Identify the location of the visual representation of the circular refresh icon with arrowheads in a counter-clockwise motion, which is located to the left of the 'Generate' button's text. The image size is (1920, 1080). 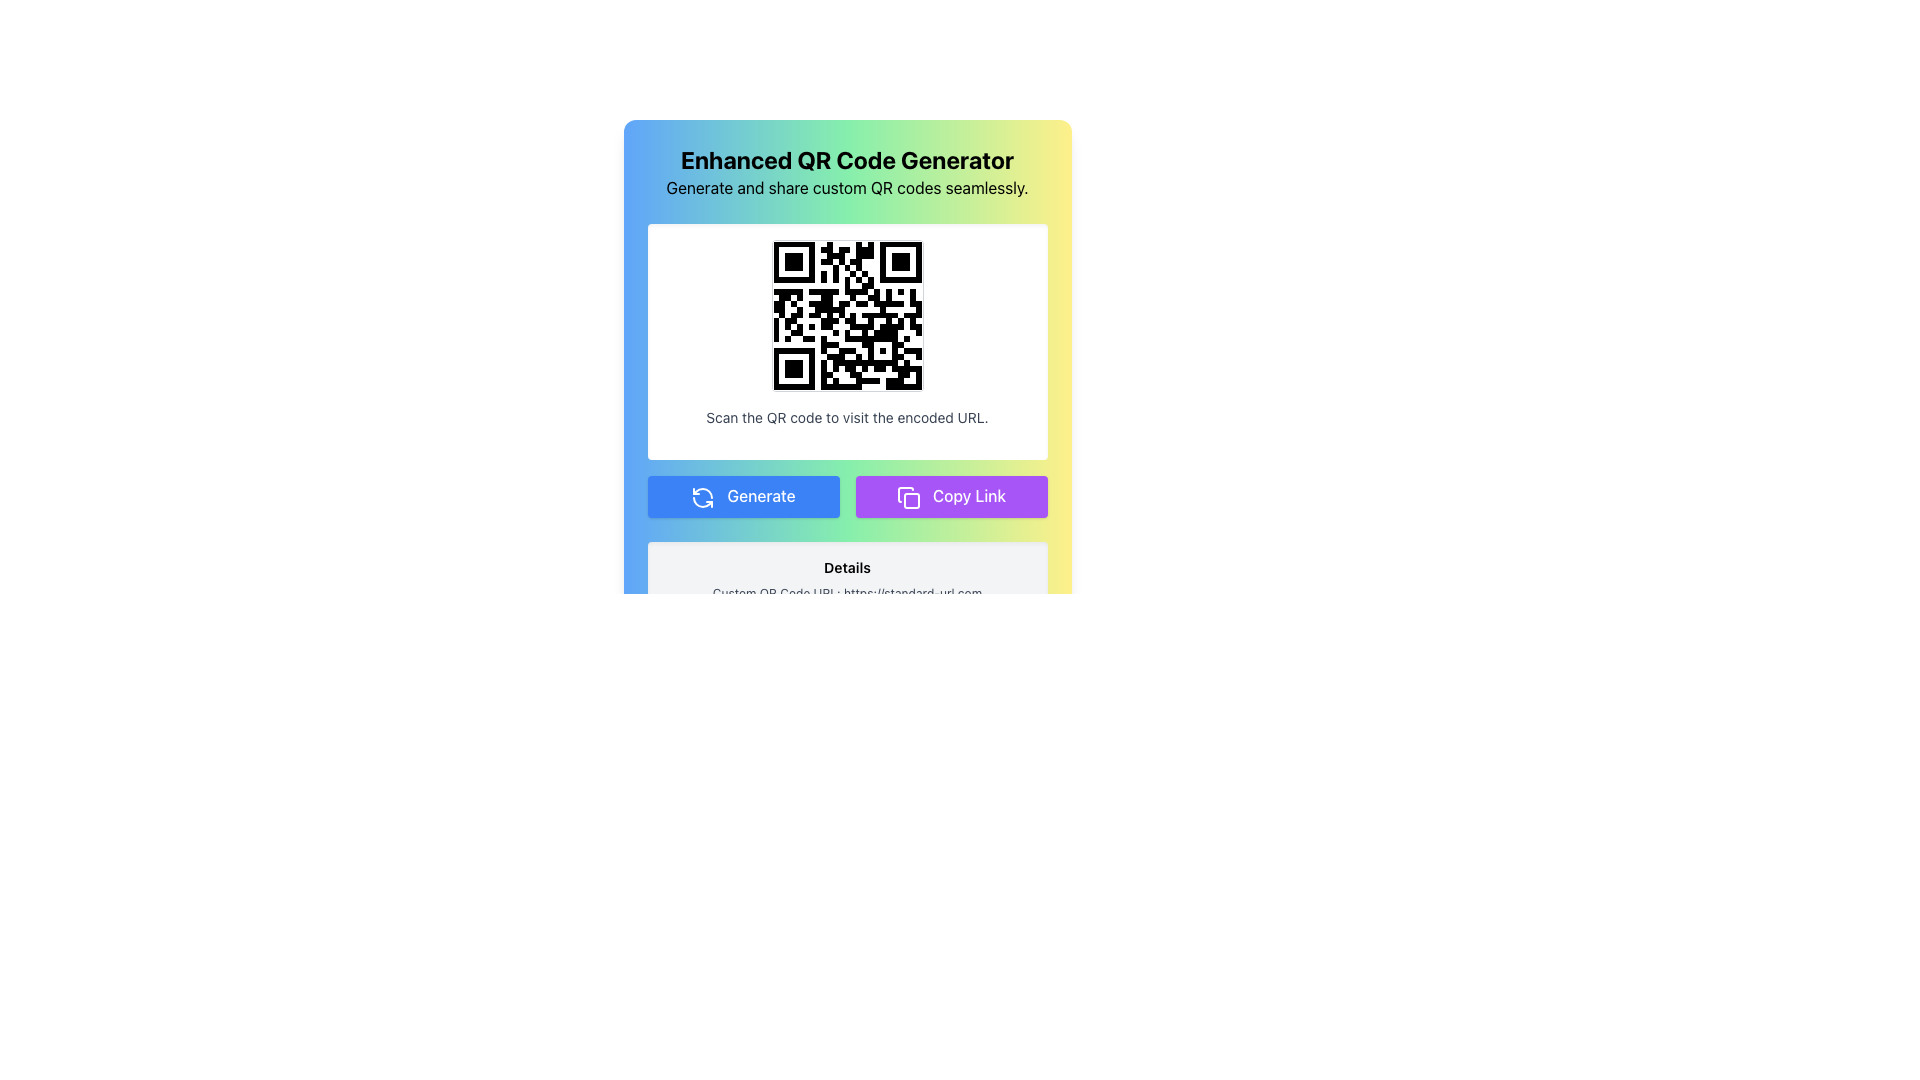
(703, 496).